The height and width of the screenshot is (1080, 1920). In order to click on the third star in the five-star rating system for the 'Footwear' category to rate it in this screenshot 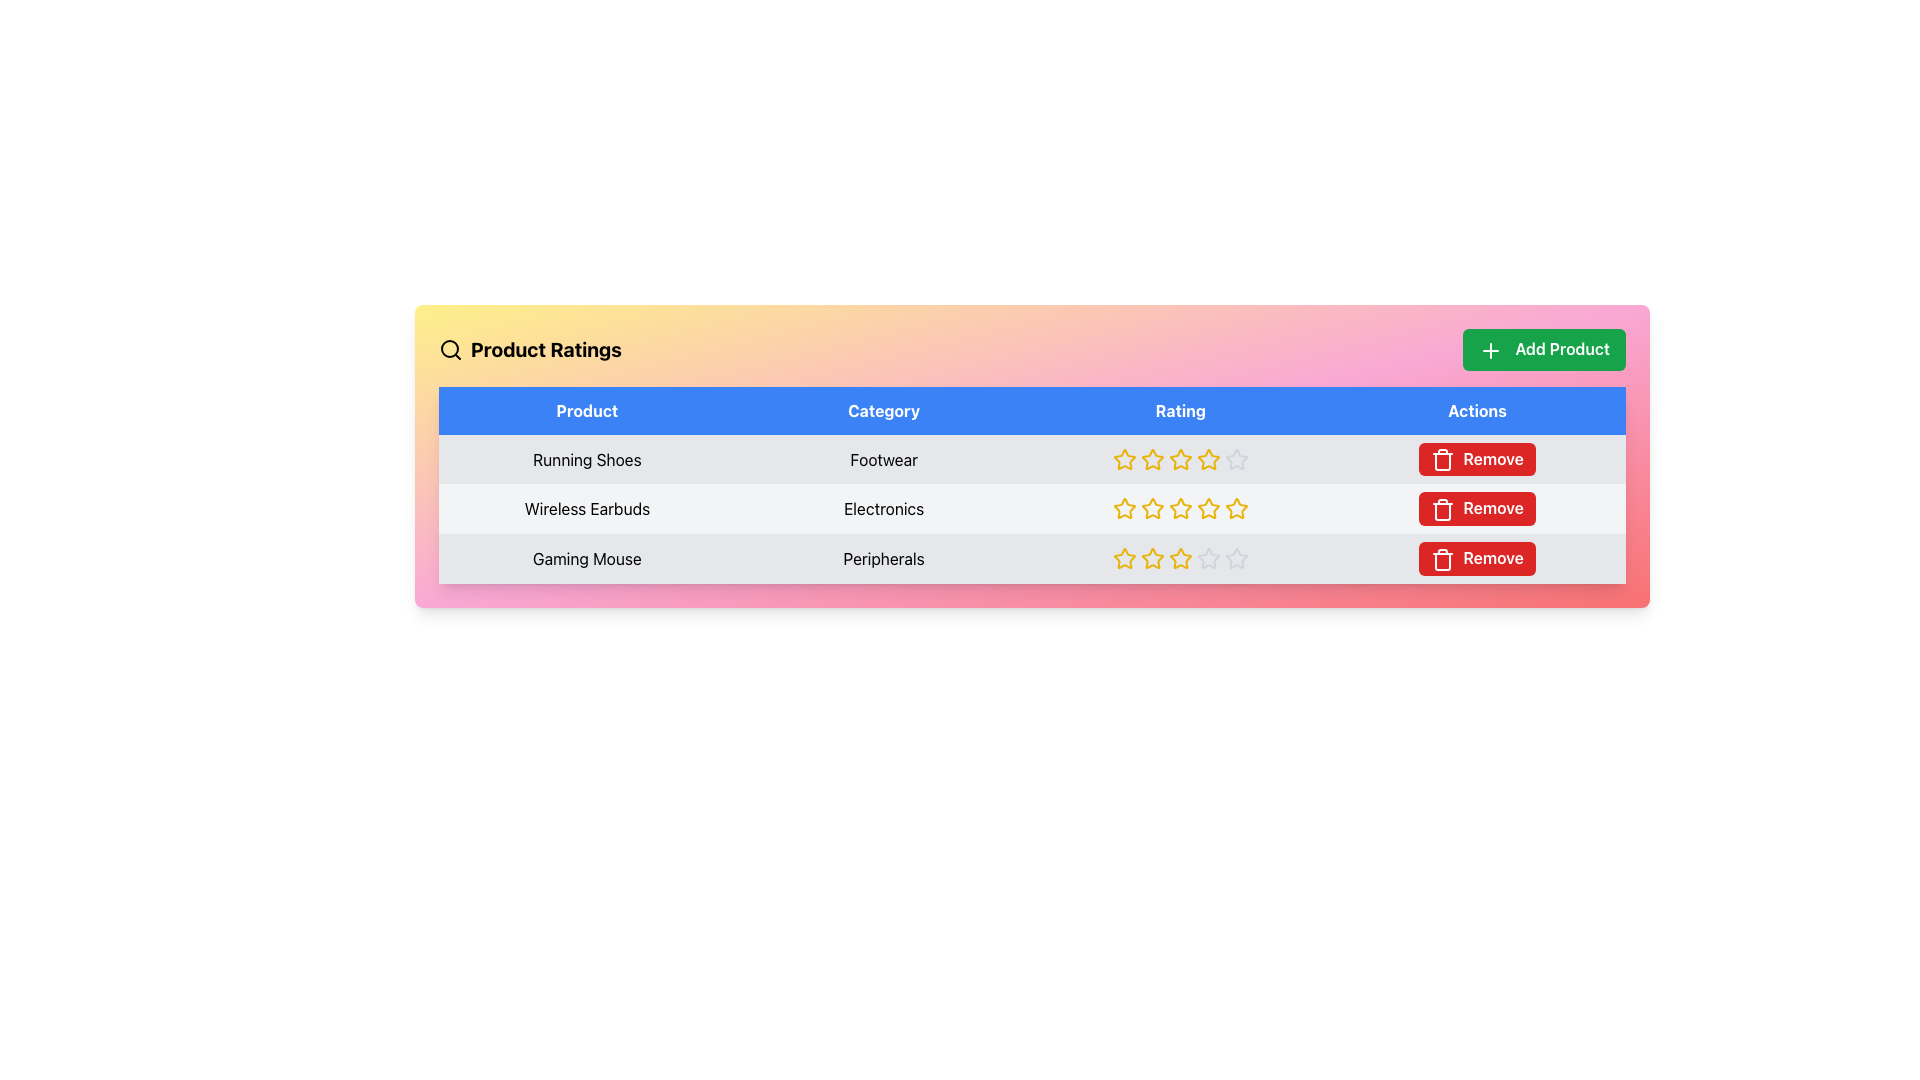, I will do `click(1180, 459)`.